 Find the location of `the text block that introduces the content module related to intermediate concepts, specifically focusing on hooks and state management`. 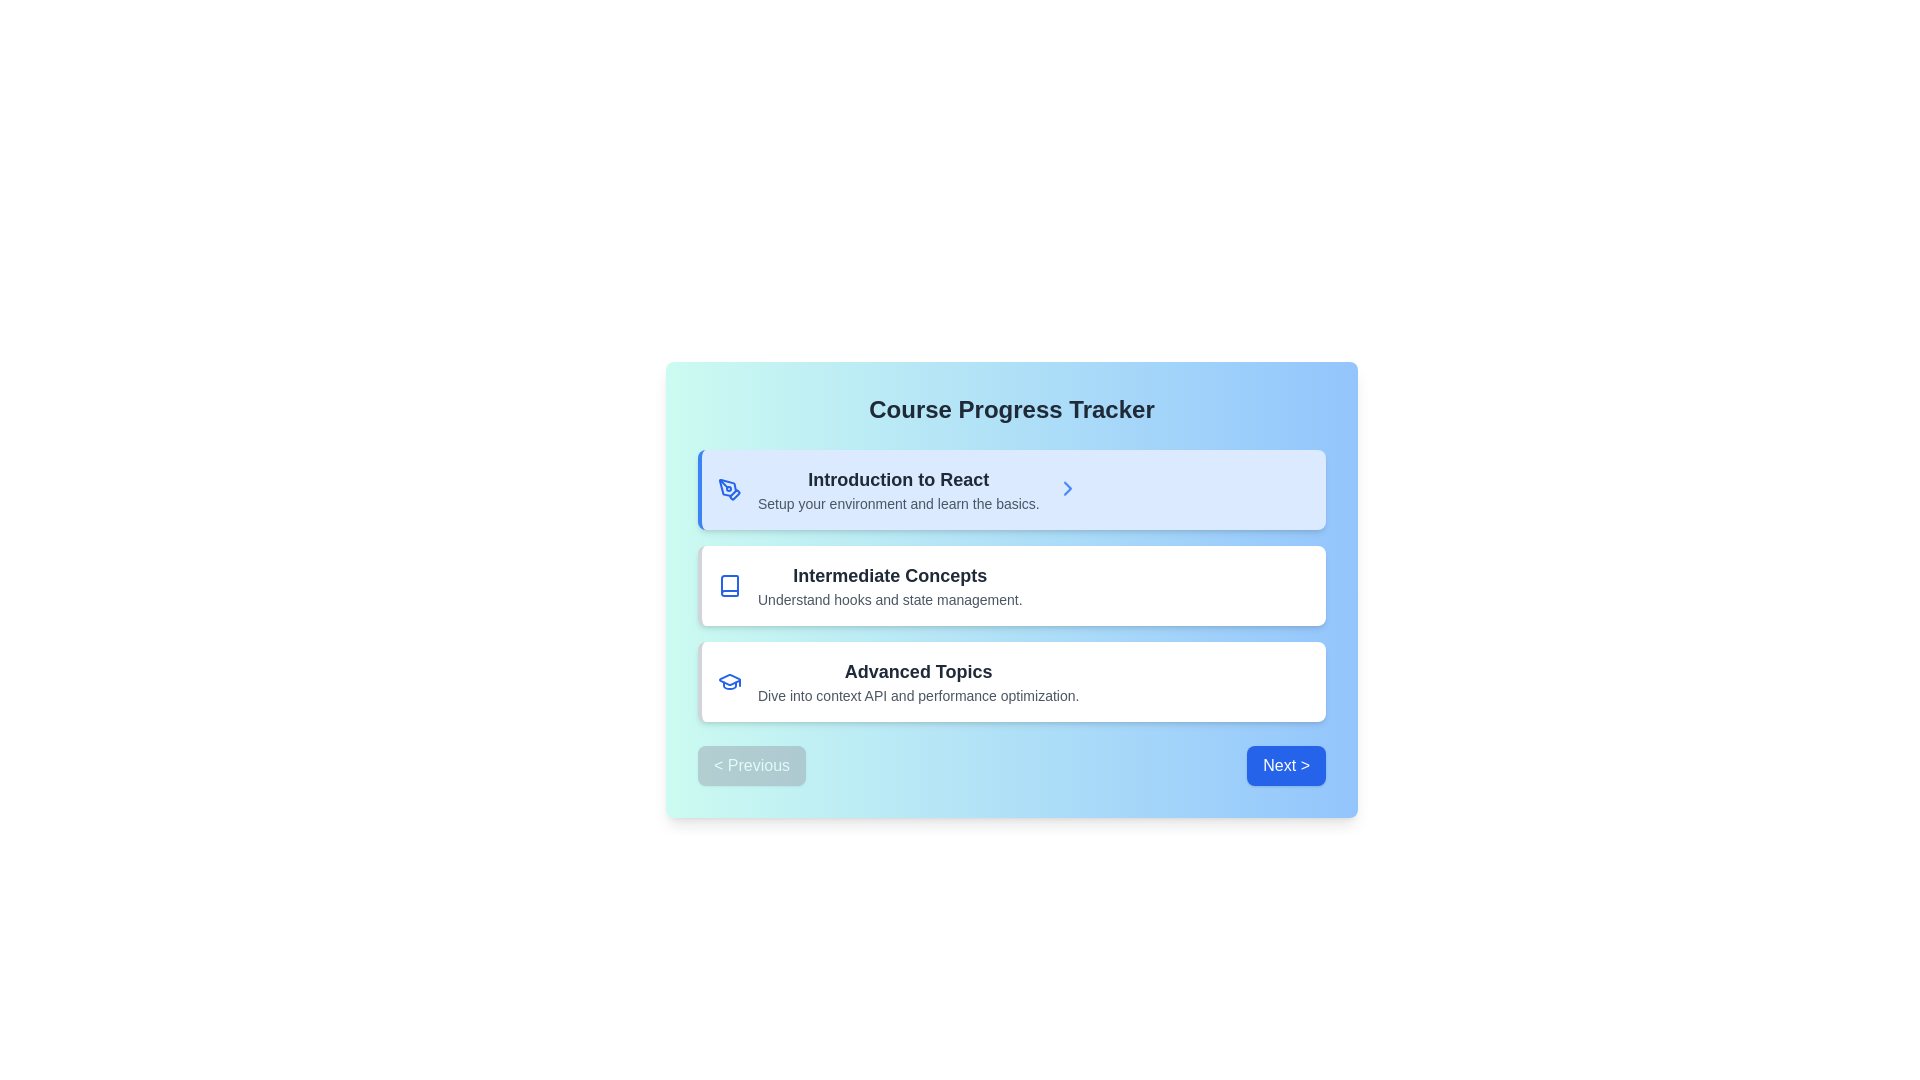

the text block that introduces the content module related to intermediate concepts, specifically focusing on hooks and state management is located at coordinates (889, 585).